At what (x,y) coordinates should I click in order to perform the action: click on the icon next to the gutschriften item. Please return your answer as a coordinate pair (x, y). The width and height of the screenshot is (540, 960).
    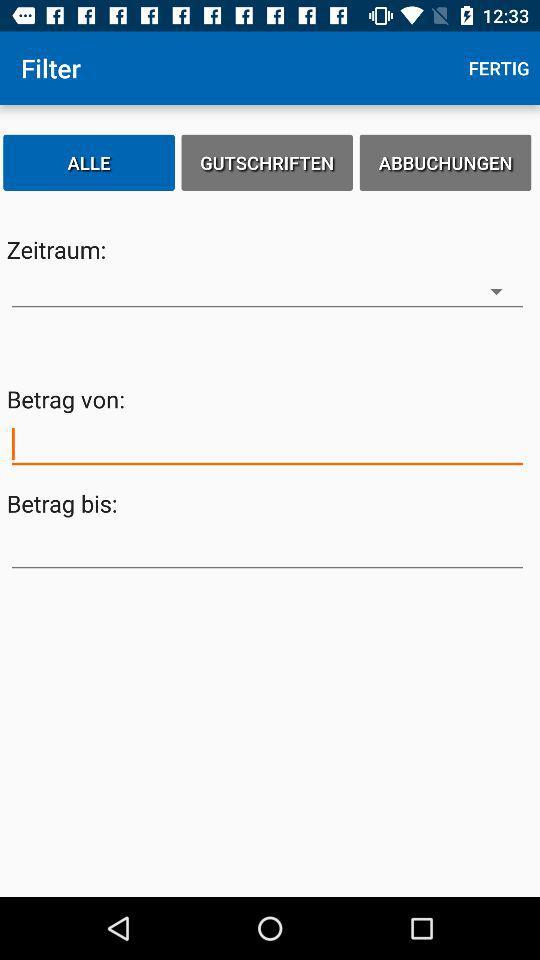
    Looking at the image, I should click on (445, 161).